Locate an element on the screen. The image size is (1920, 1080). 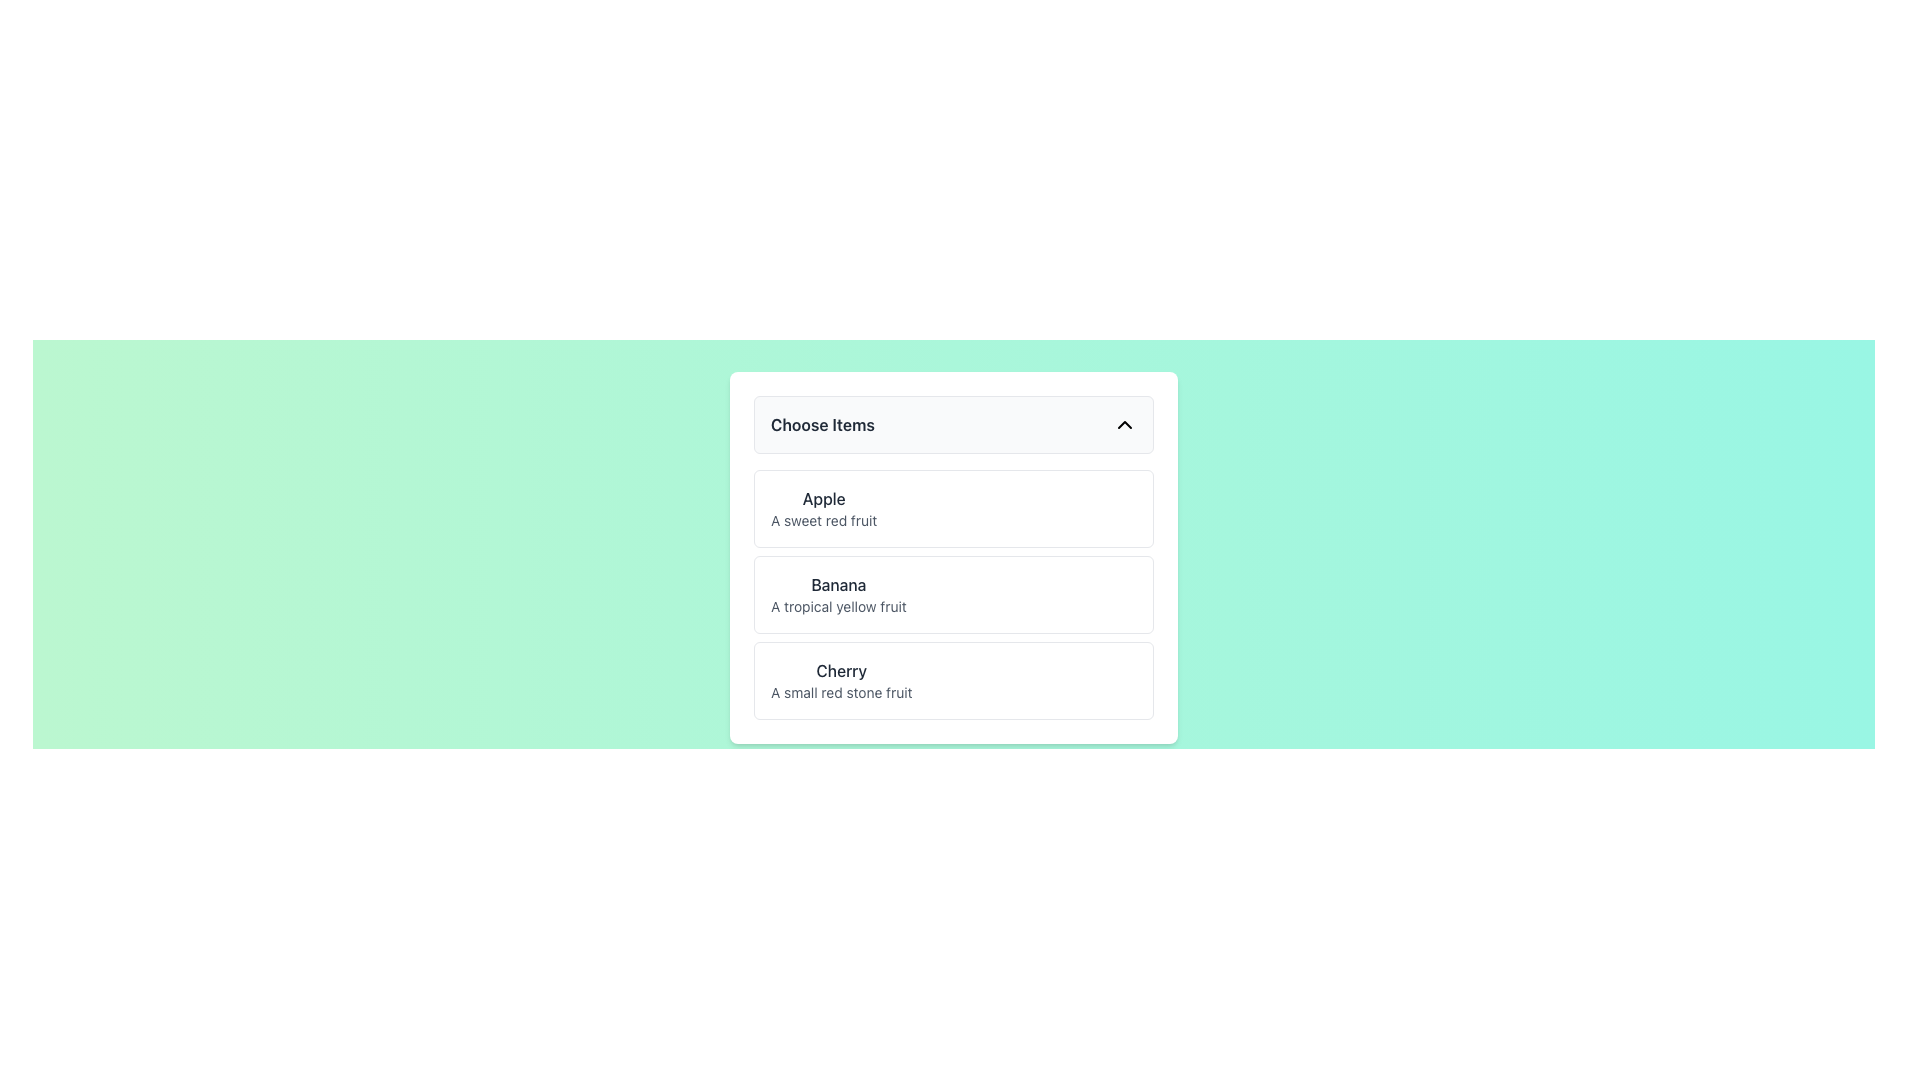
the descriptive text label located below the bolded text 'Apple' in the dropdown list is located at coordinates (824, 519).